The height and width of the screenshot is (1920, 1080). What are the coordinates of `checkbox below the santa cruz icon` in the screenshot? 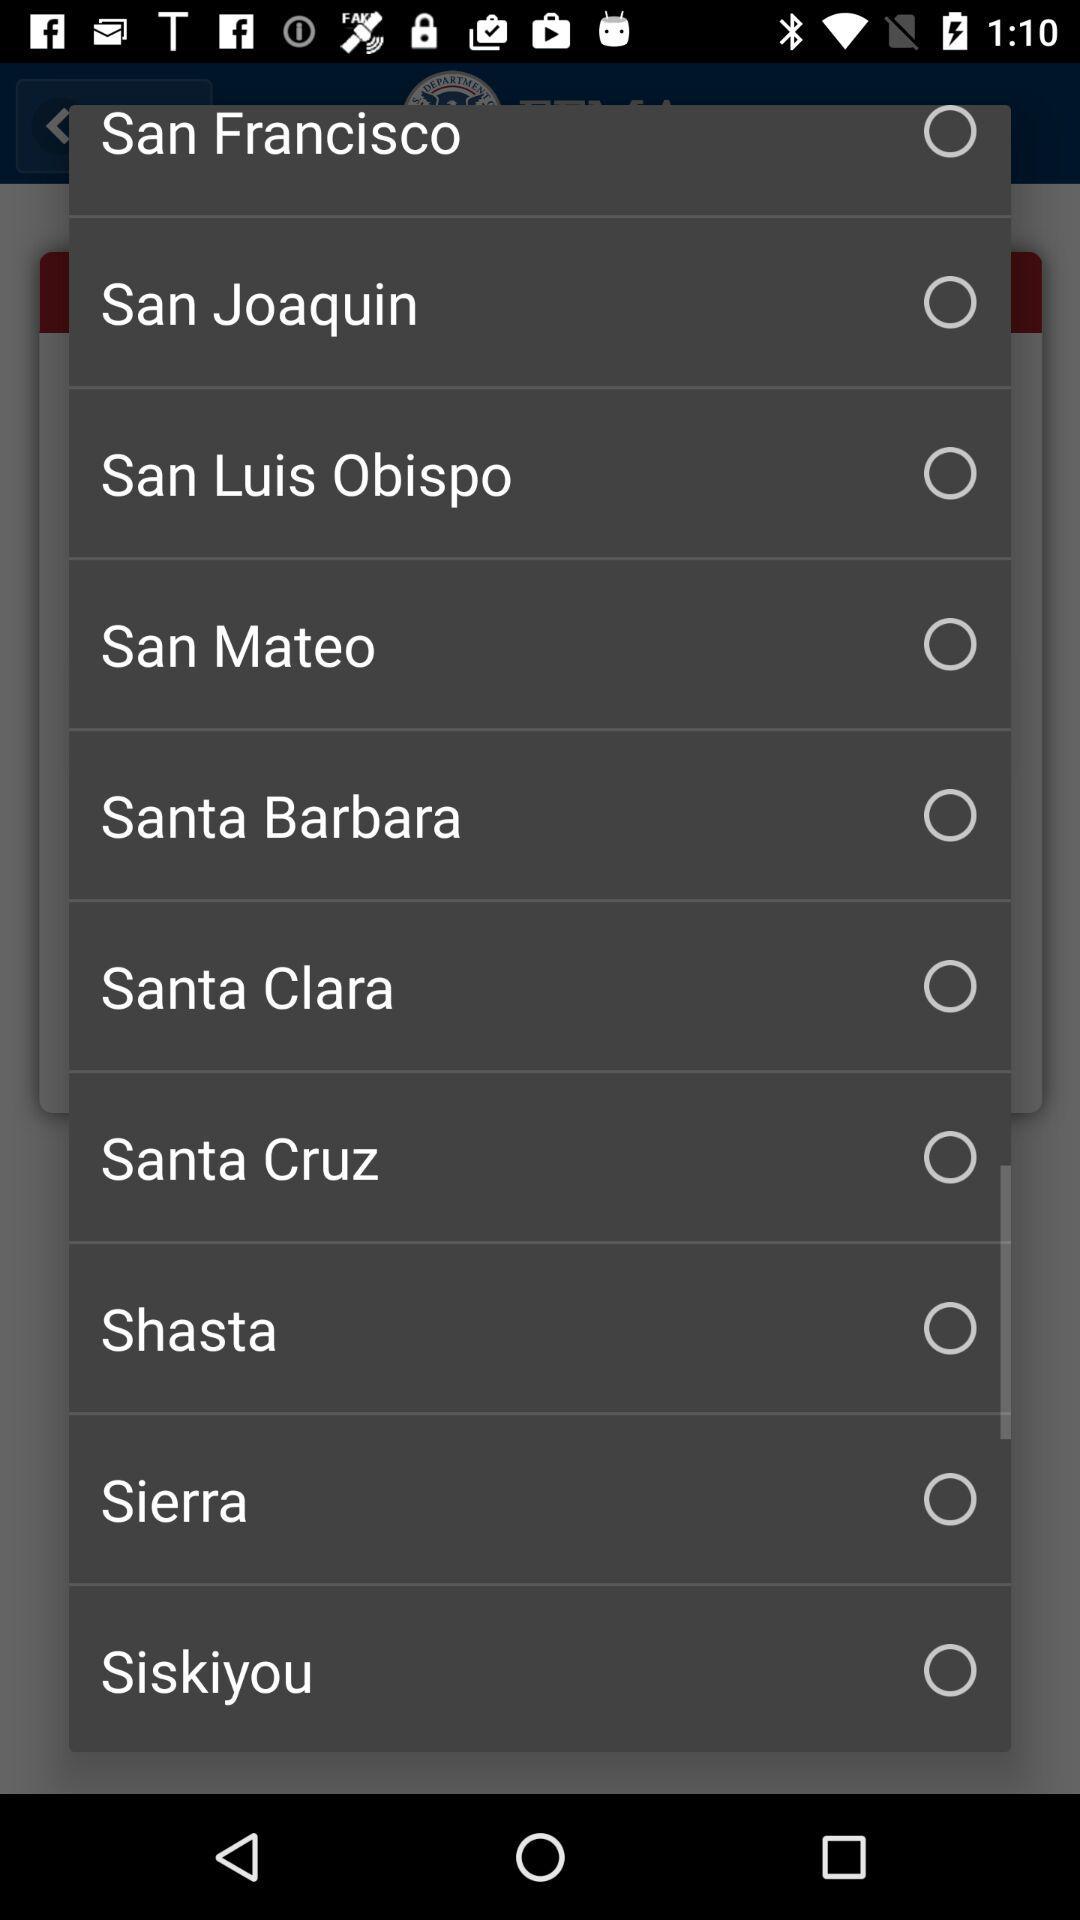 It's located at (540, 1328).